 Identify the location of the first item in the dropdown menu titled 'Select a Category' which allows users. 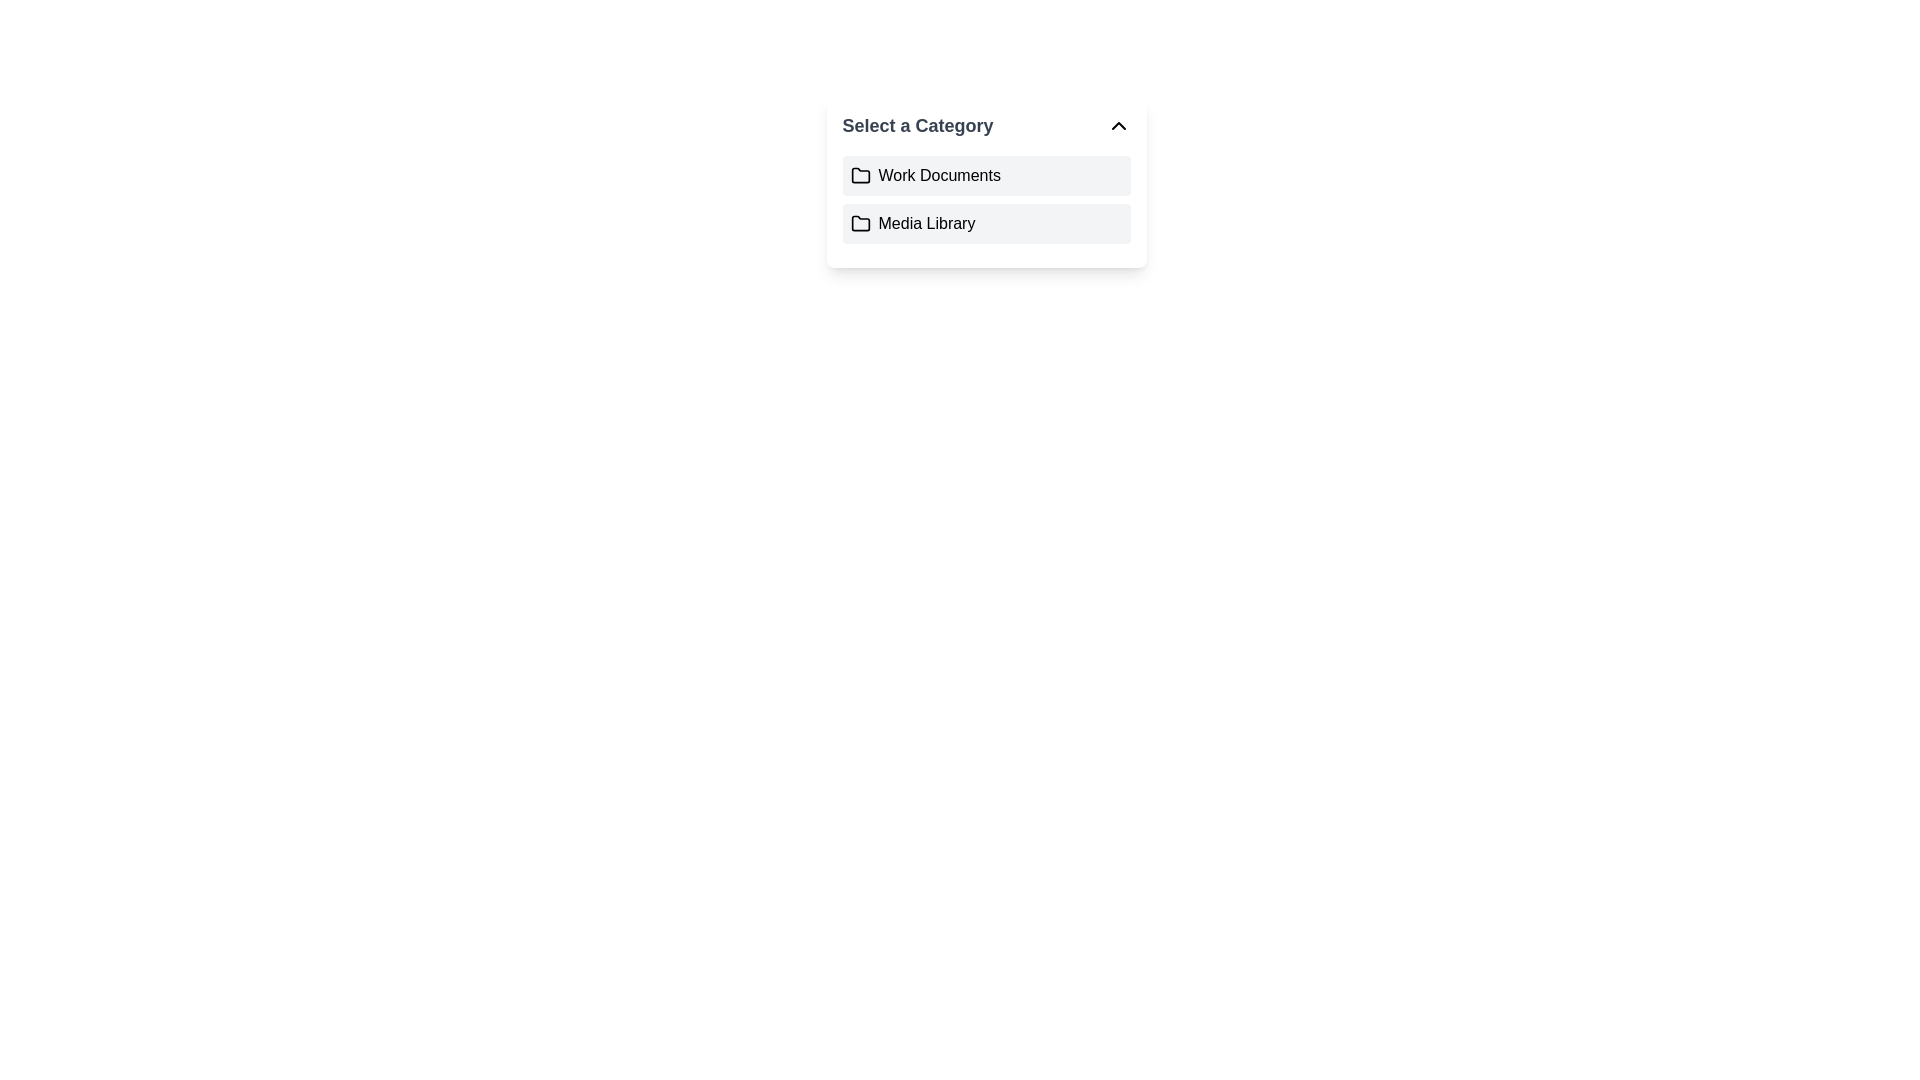
(986, 175).